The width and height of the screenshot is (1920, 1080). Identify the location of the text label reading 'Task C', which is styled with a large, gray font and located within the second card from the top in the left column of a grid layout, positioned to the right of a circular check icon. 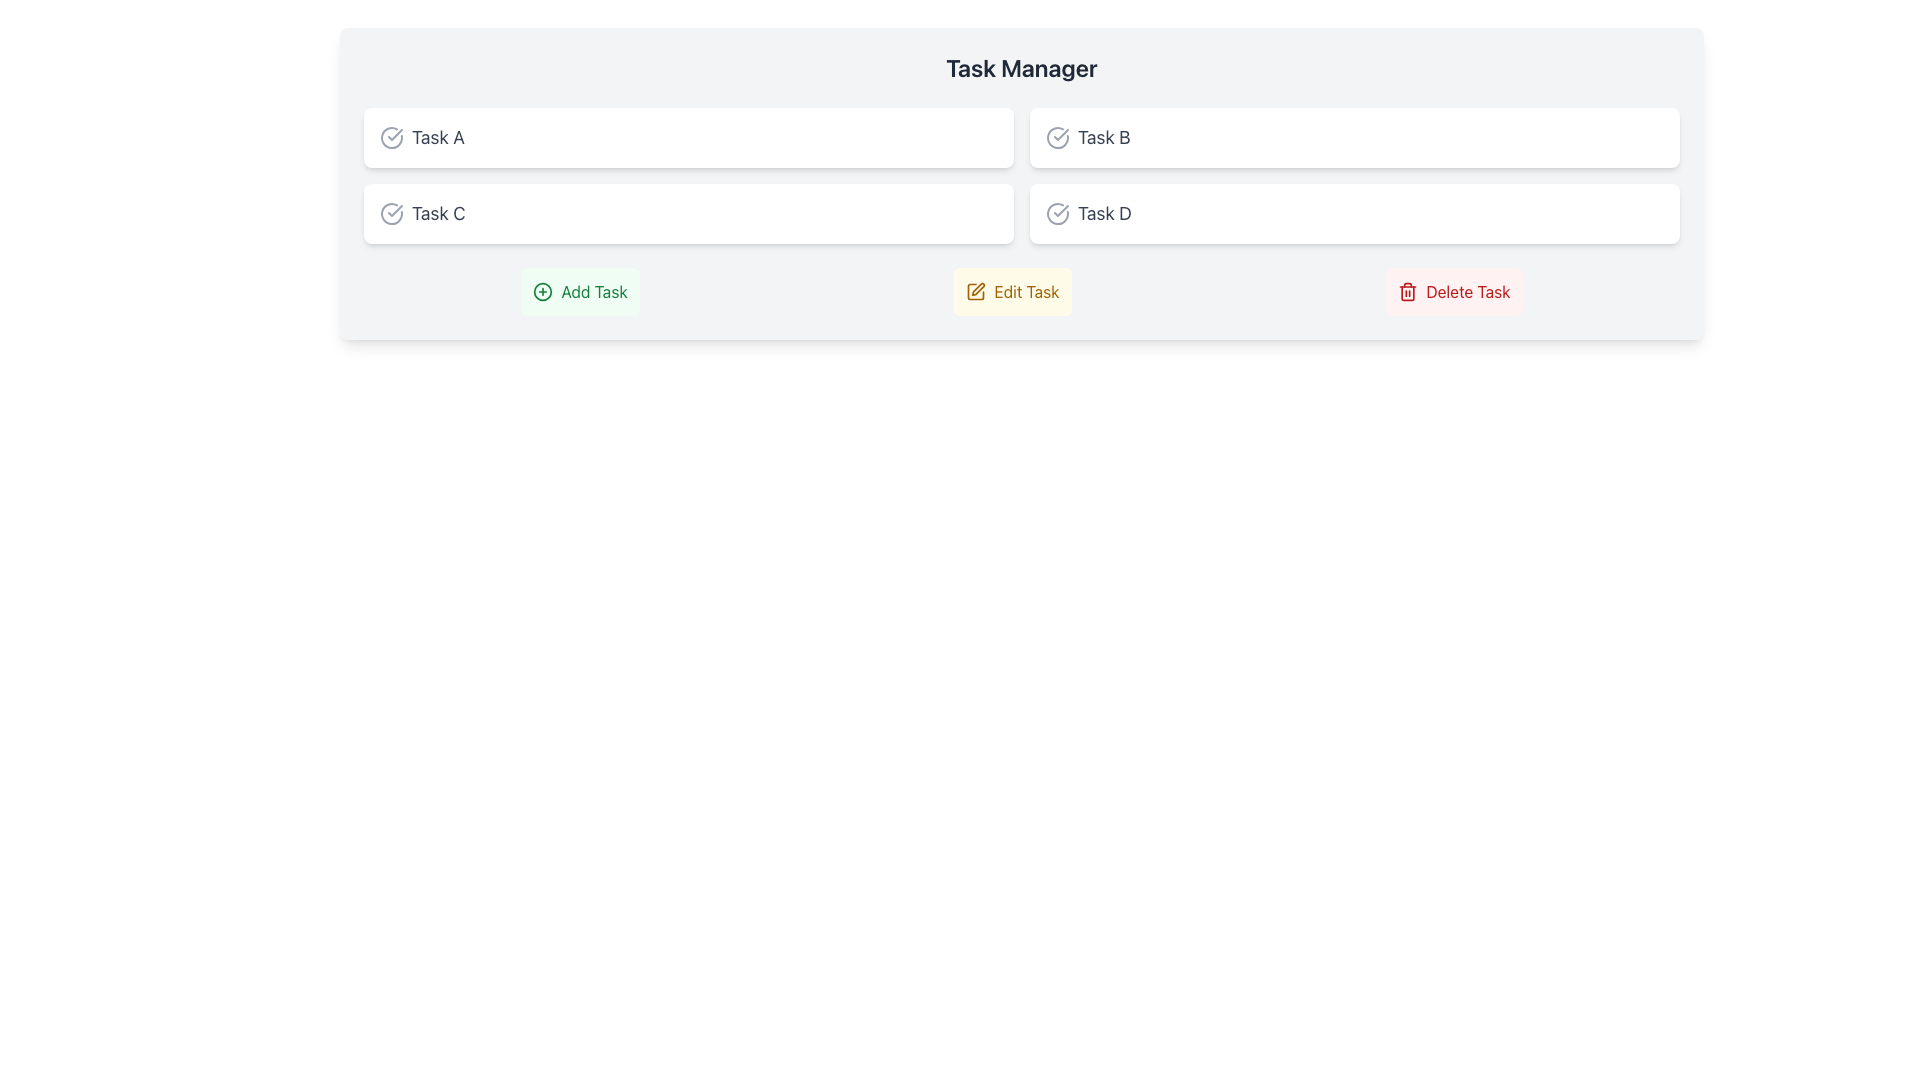
(437, 213).